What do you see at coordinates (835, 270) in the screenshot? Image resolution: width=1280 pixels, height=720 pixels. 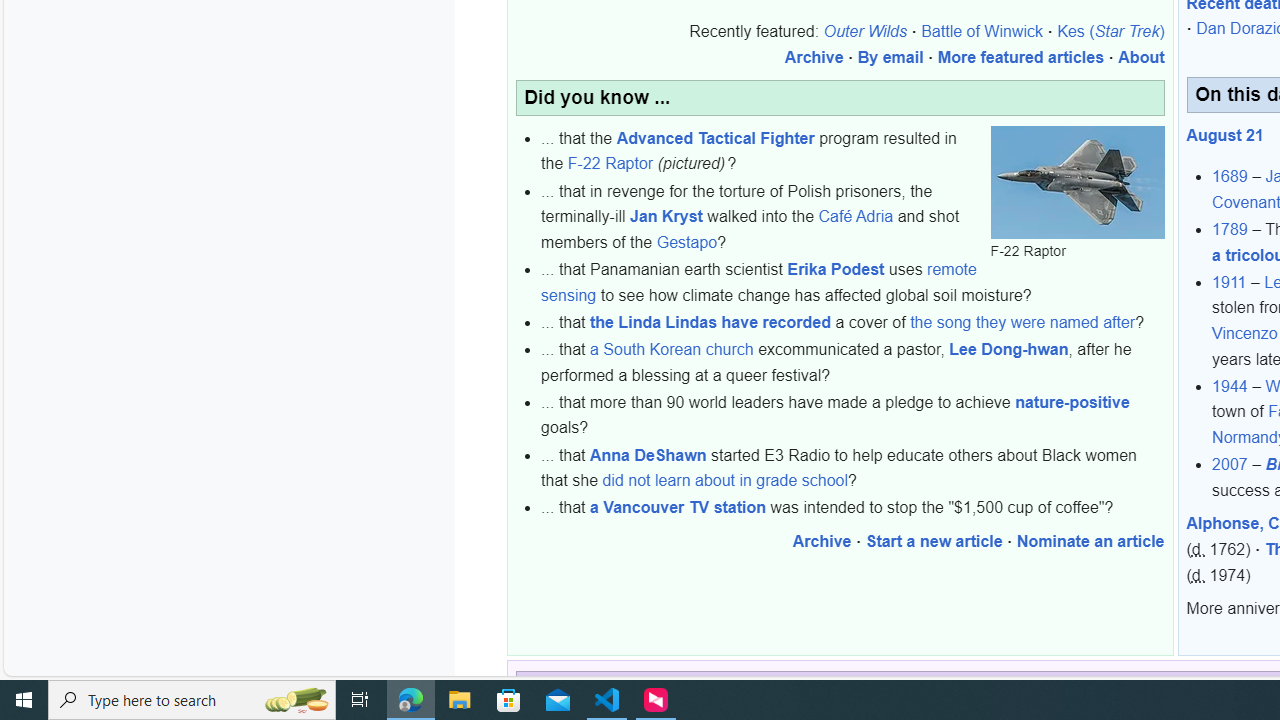 I see `'Erika Podest'` at bounding box center [835, 270].